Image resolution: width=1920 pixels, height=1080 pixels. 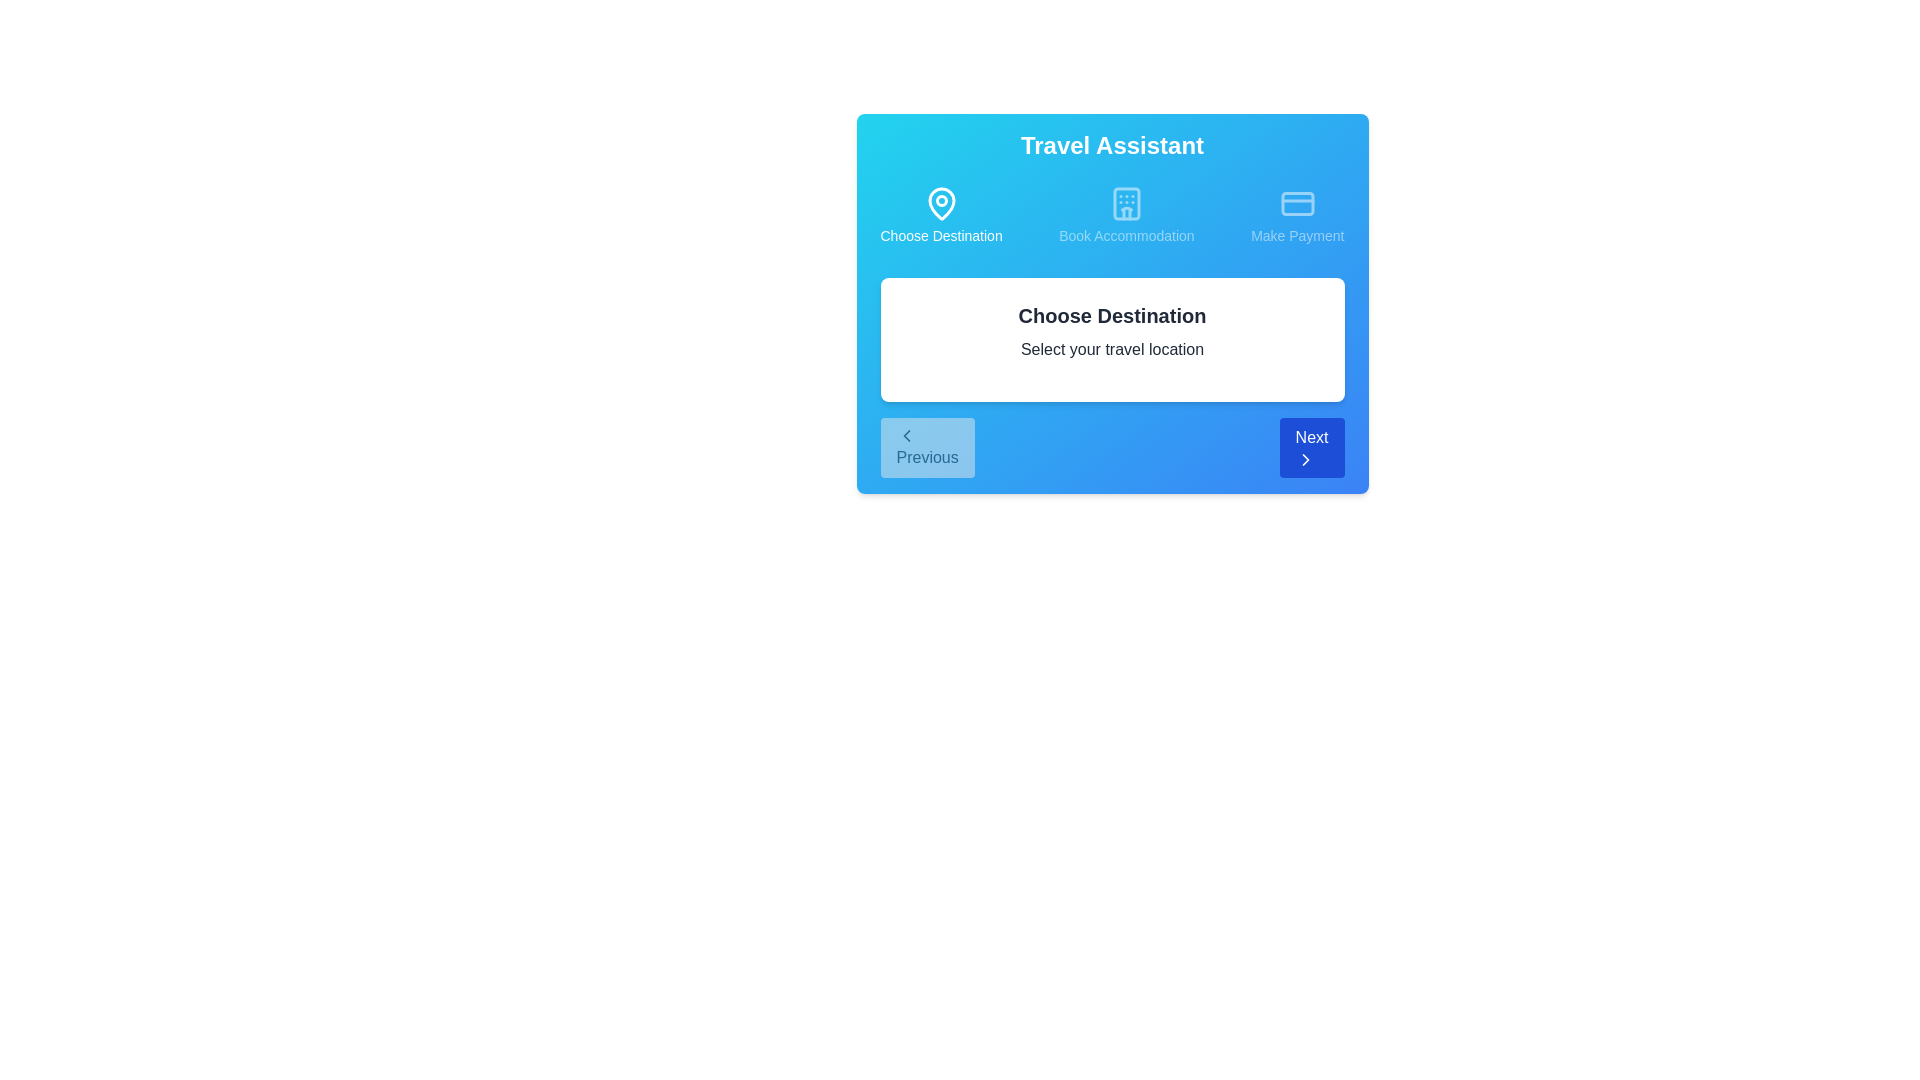 What do you see at coordinates (1297, 216) in the screenshot?
I see `the step icon corresponding to Make Payment to navigate to that step` at bounding box center [1297, 216].